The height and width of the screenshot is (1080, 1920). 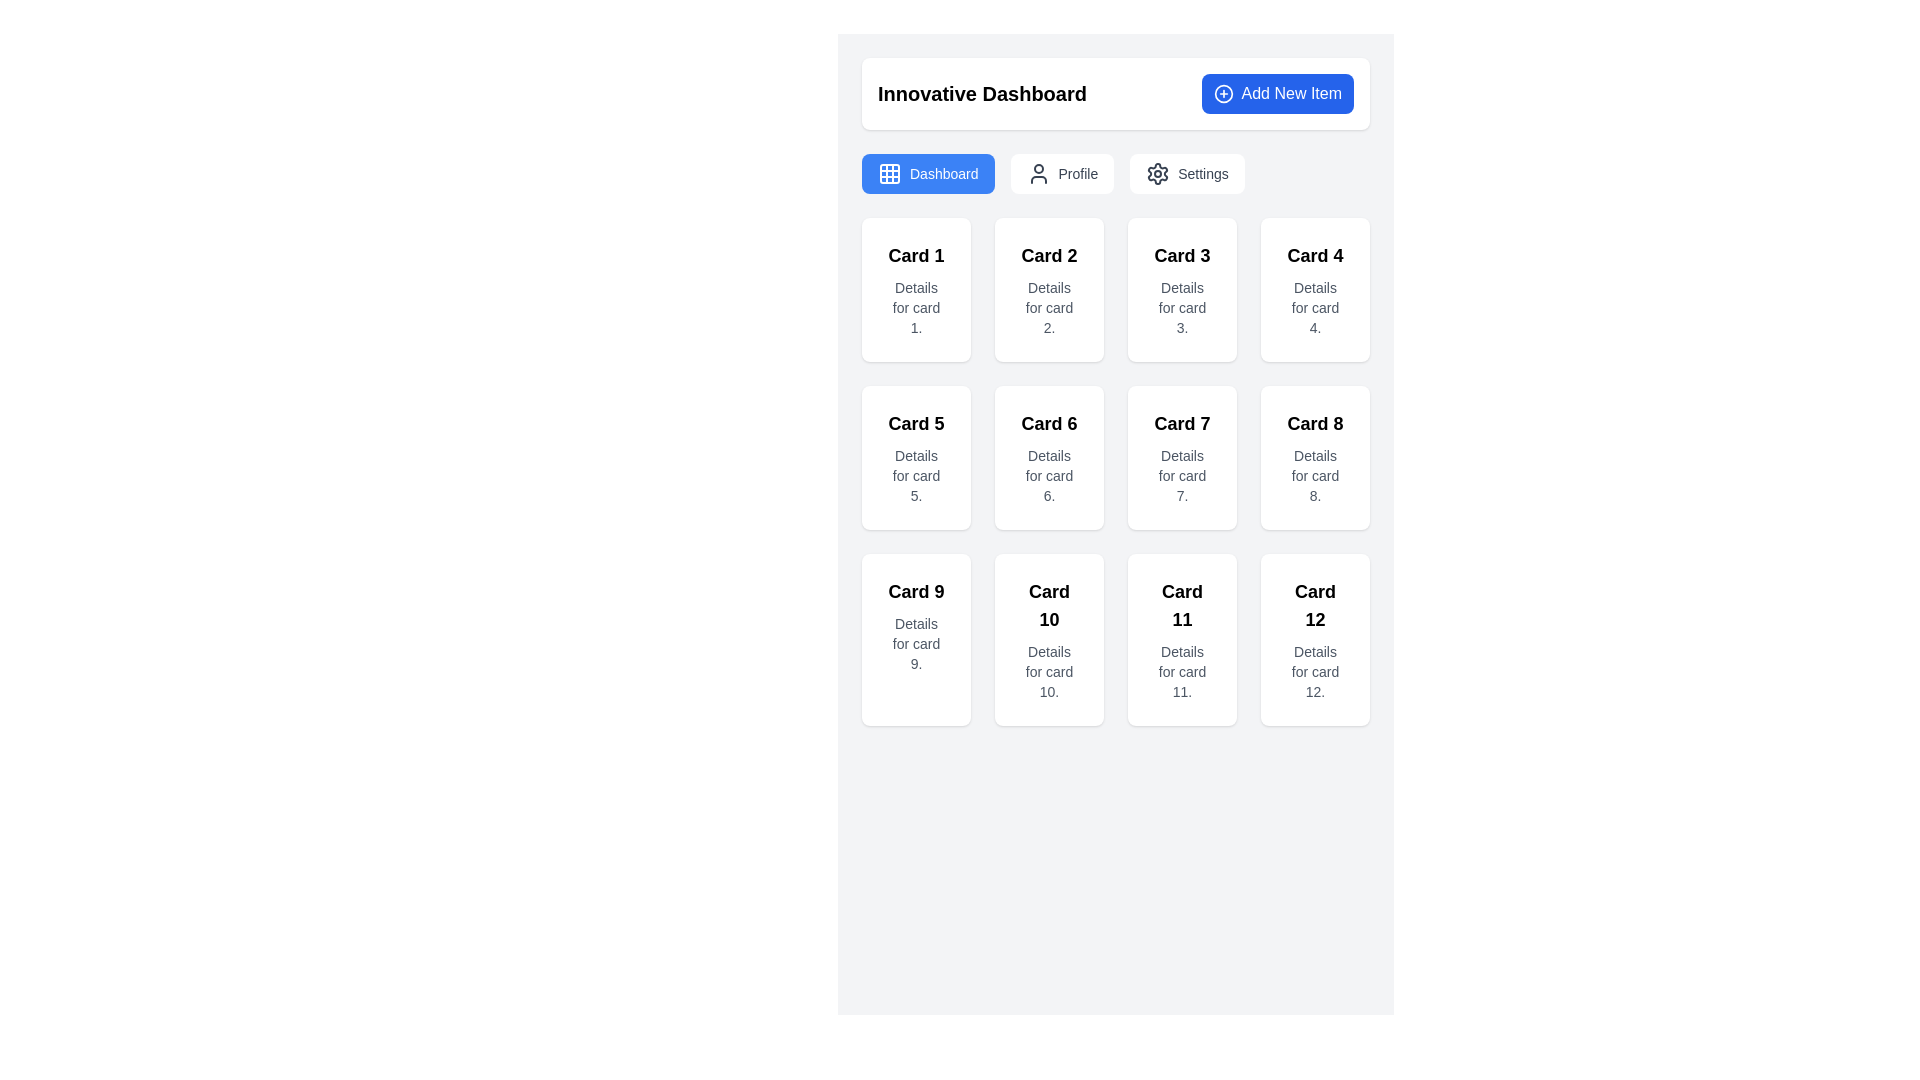 I want to click on the text label within the first button of the horizontal navigation menu that redirects to the dashboard view, so click(x=943, y=172).